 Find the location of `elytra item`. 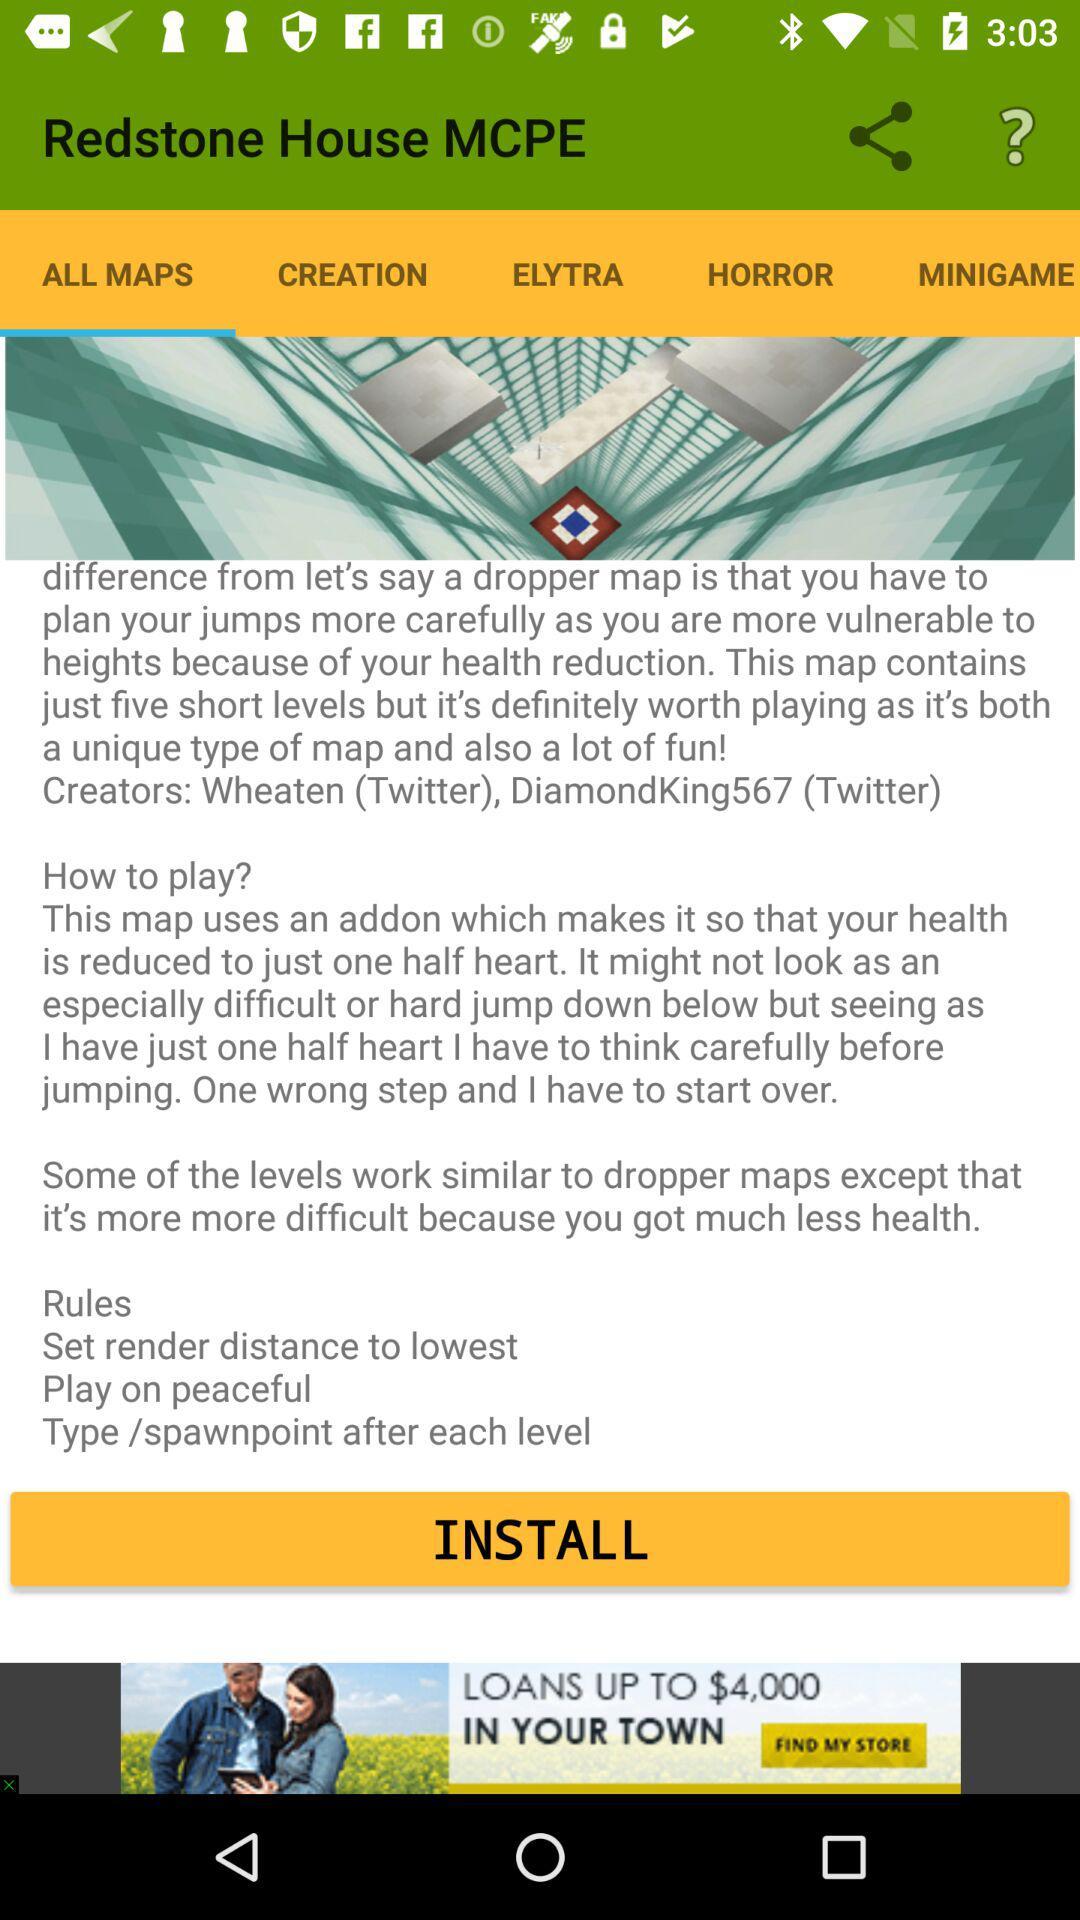

elytra item is located at coordinates (567, 272).